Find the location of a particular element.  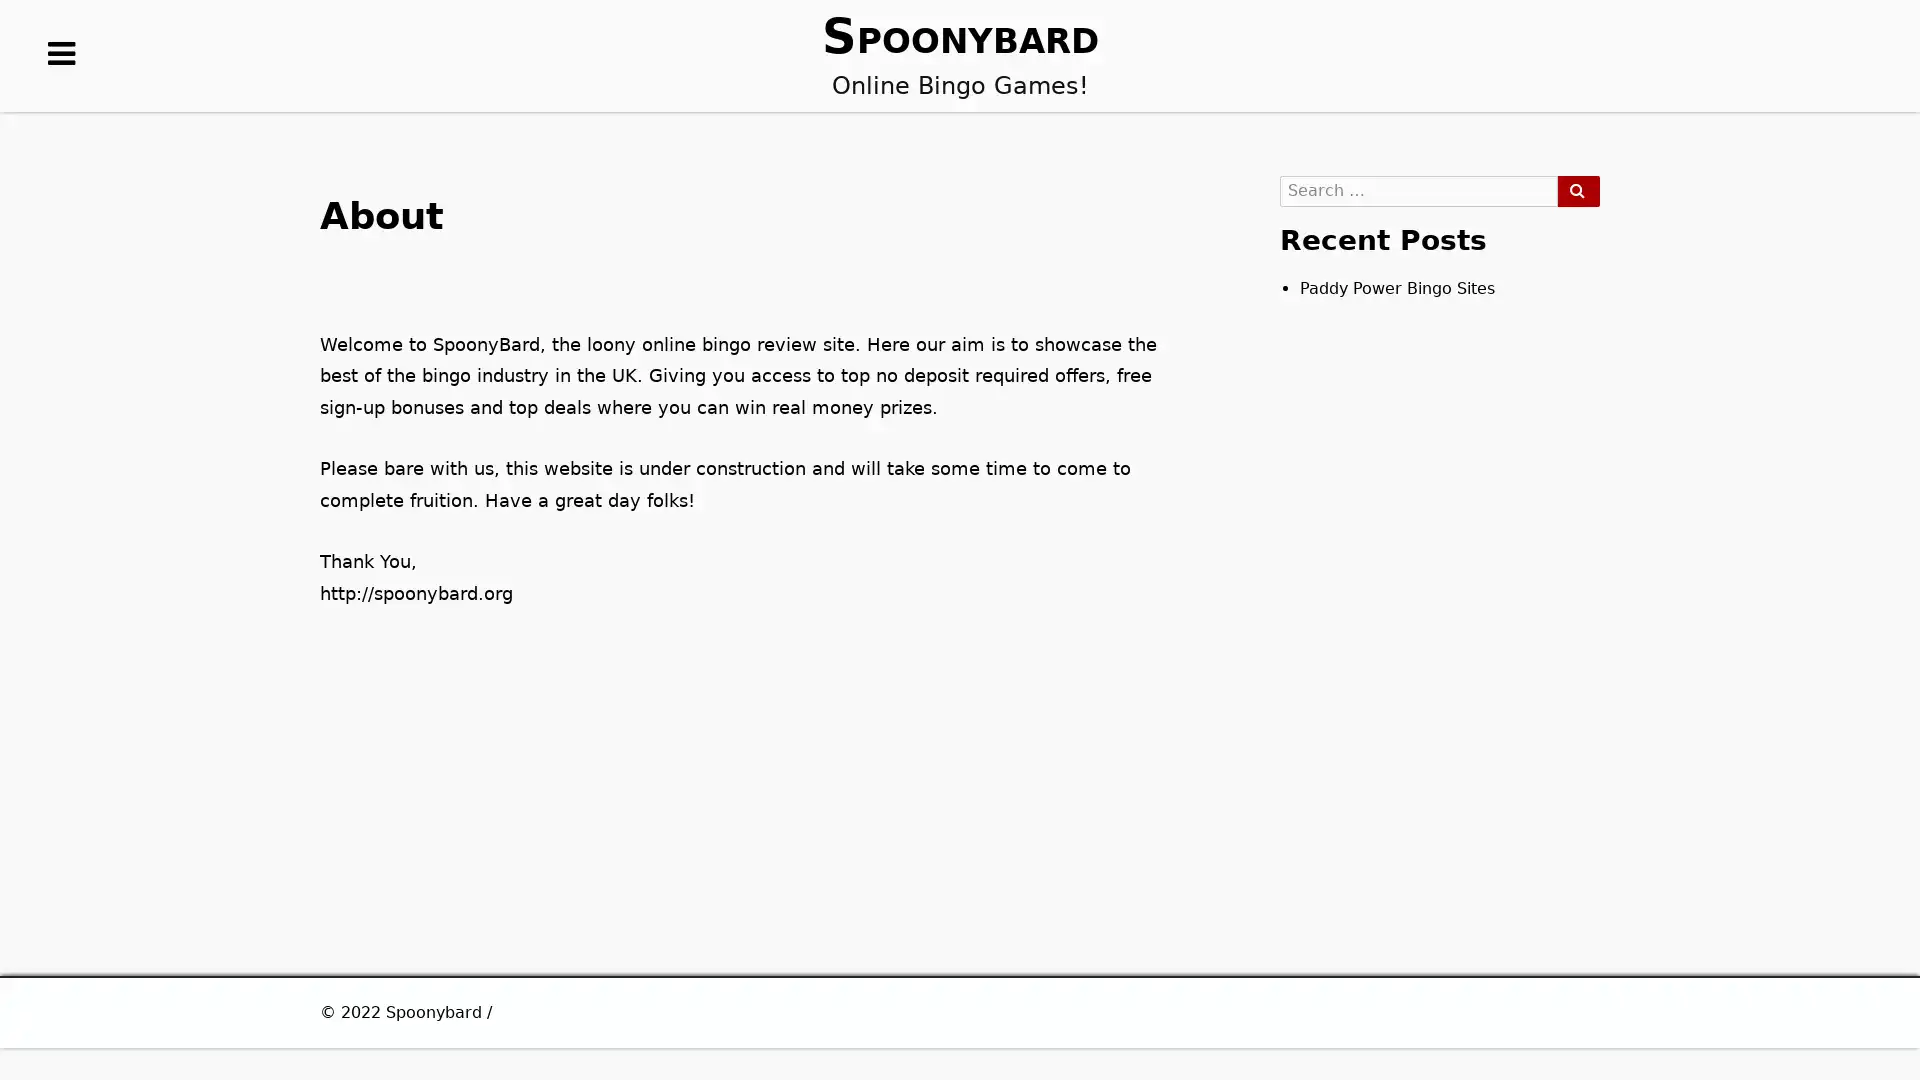

SEARCH is located at coordinates (1577, 191).